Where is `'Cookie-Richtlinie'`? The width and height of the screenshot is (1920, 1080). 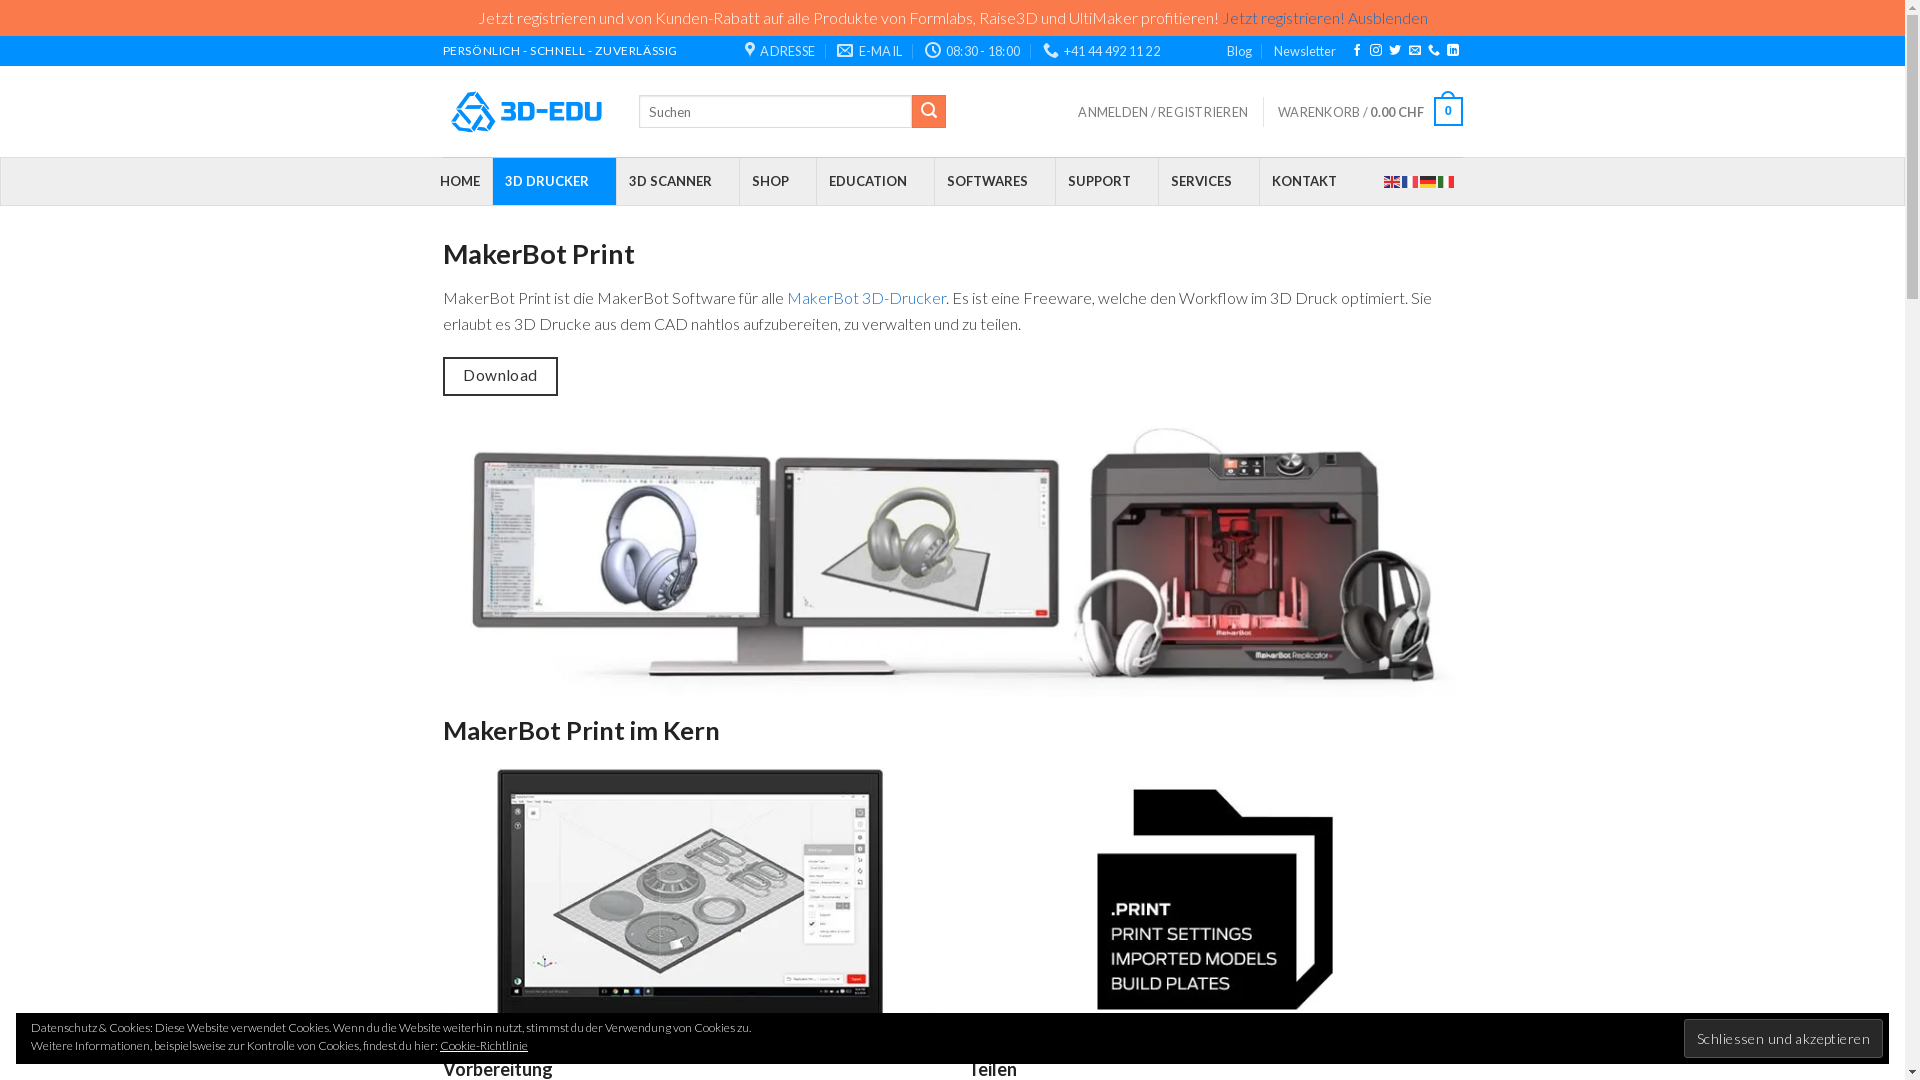 'Cookie-Richtlinie' is located at coordinates (484, 1044).